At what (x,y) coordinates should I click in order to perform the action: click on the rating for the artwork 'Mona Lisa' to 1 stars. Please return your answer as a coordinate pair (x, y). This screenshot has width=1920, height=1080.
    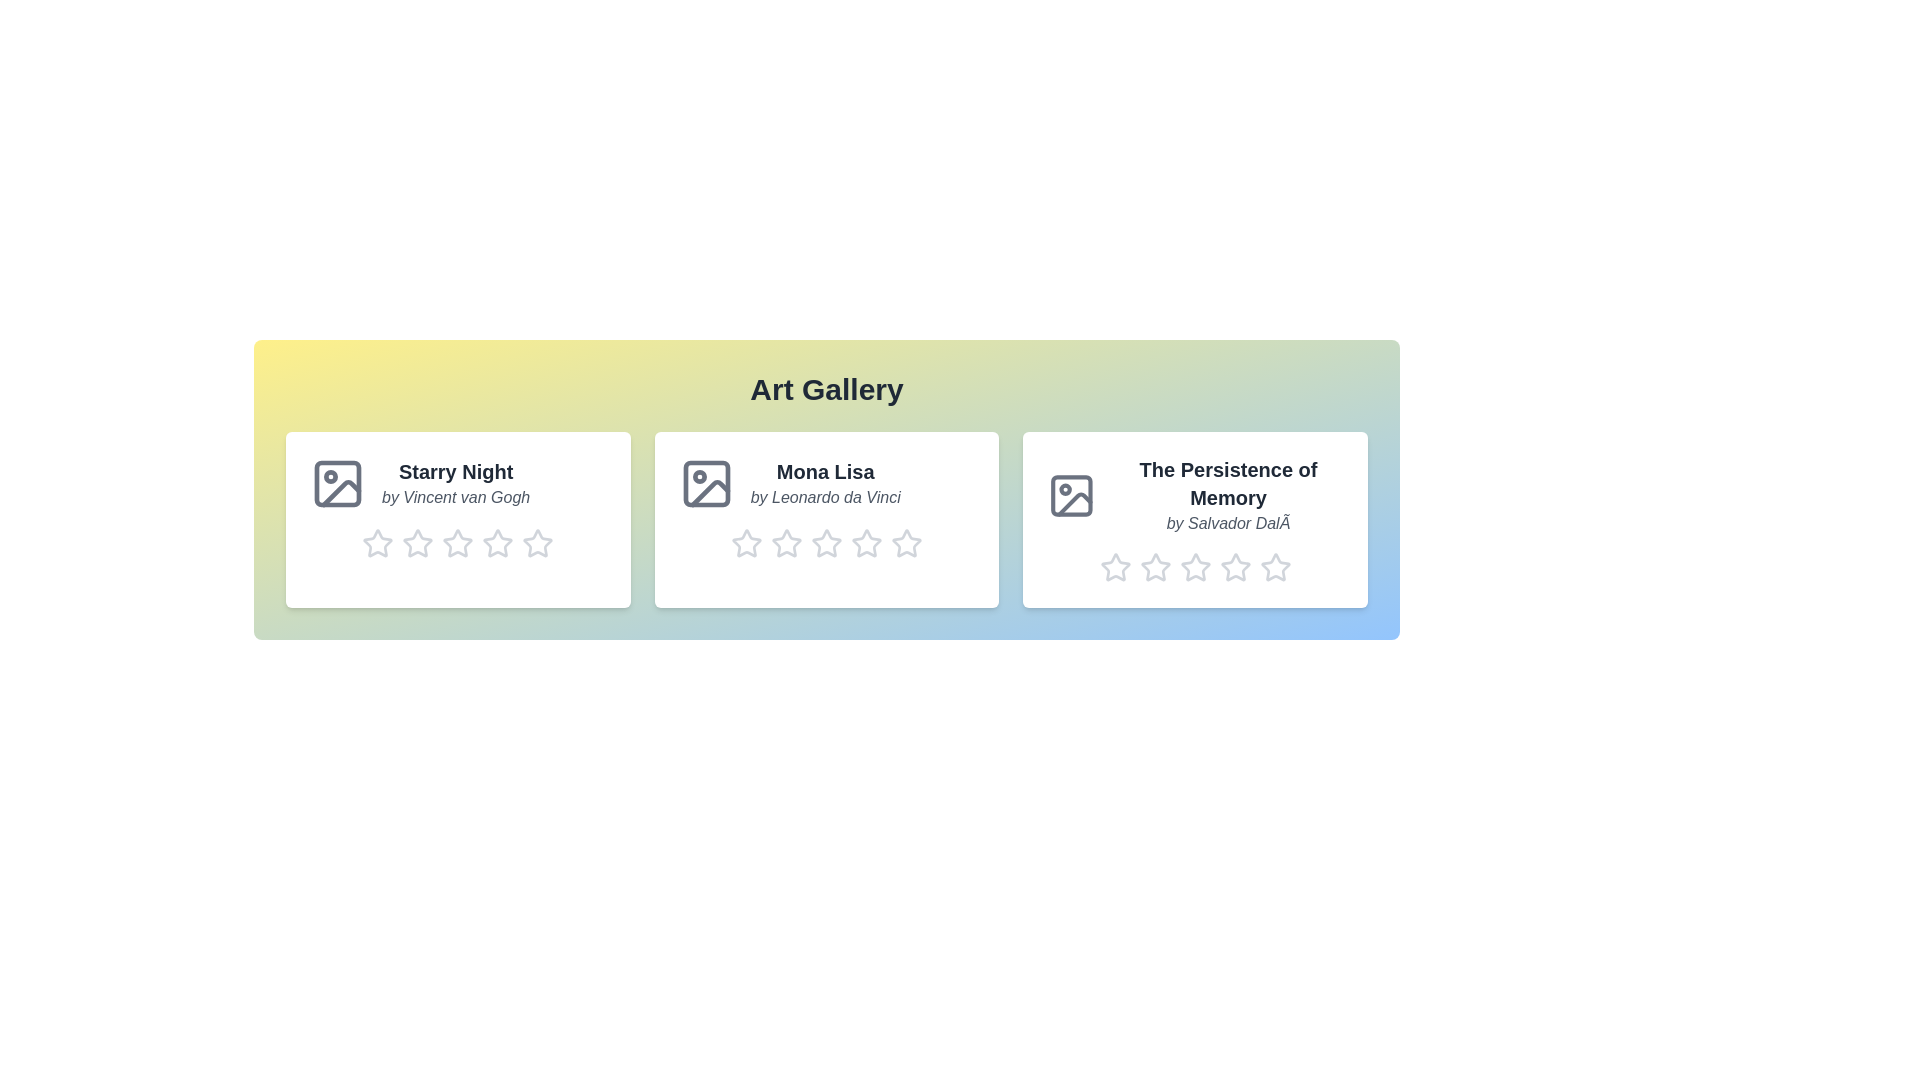
    Looking at the image, I should click on (744, 543).